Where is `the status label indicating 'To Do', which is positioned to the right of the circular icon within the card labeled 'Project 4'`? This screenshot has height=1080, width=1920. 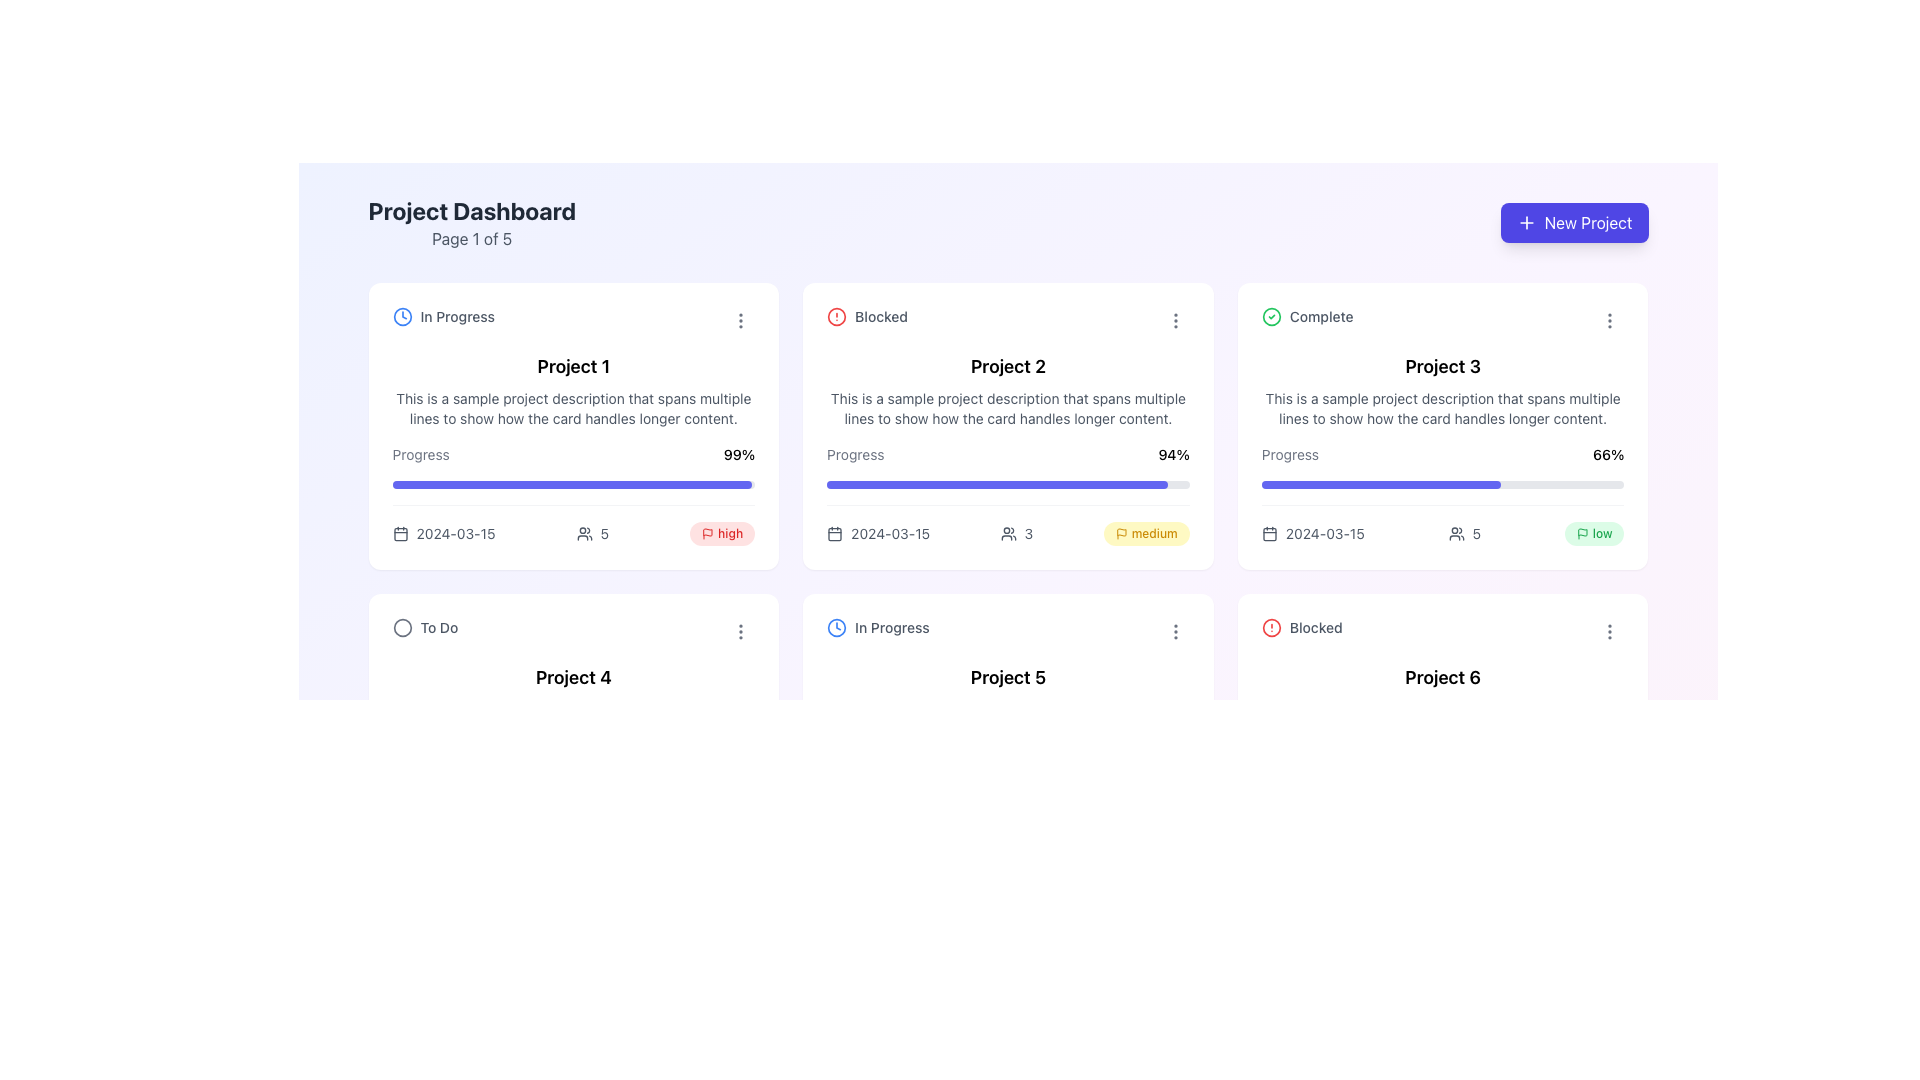
the status label indicating 'To Do', which is positioned to the right of the circular icon within the card labeled 'Project 4' is located at coordinates (438, 627).